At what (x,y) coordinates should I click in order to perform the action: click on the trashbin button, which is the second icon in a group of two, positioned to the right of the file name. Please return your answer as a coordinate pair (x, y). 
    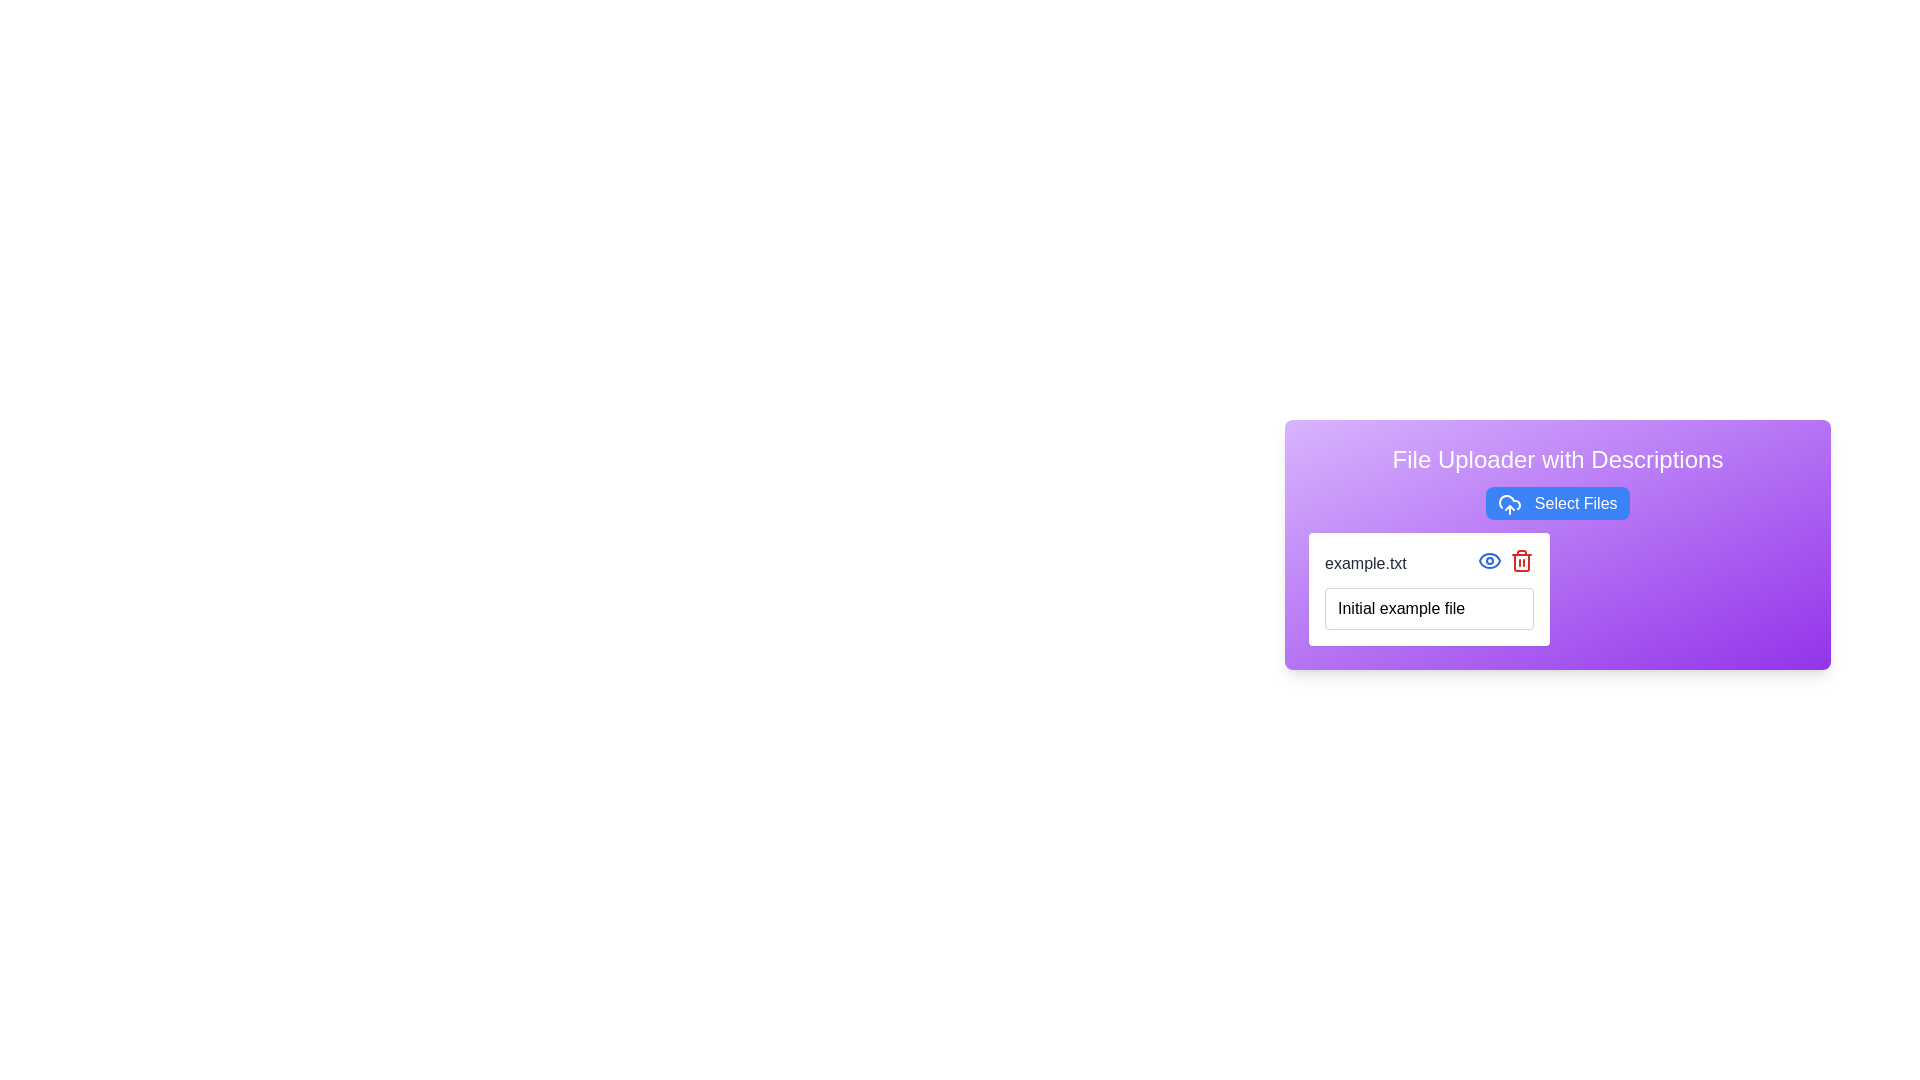
    Looking at the image, I should click on (1520, 559).